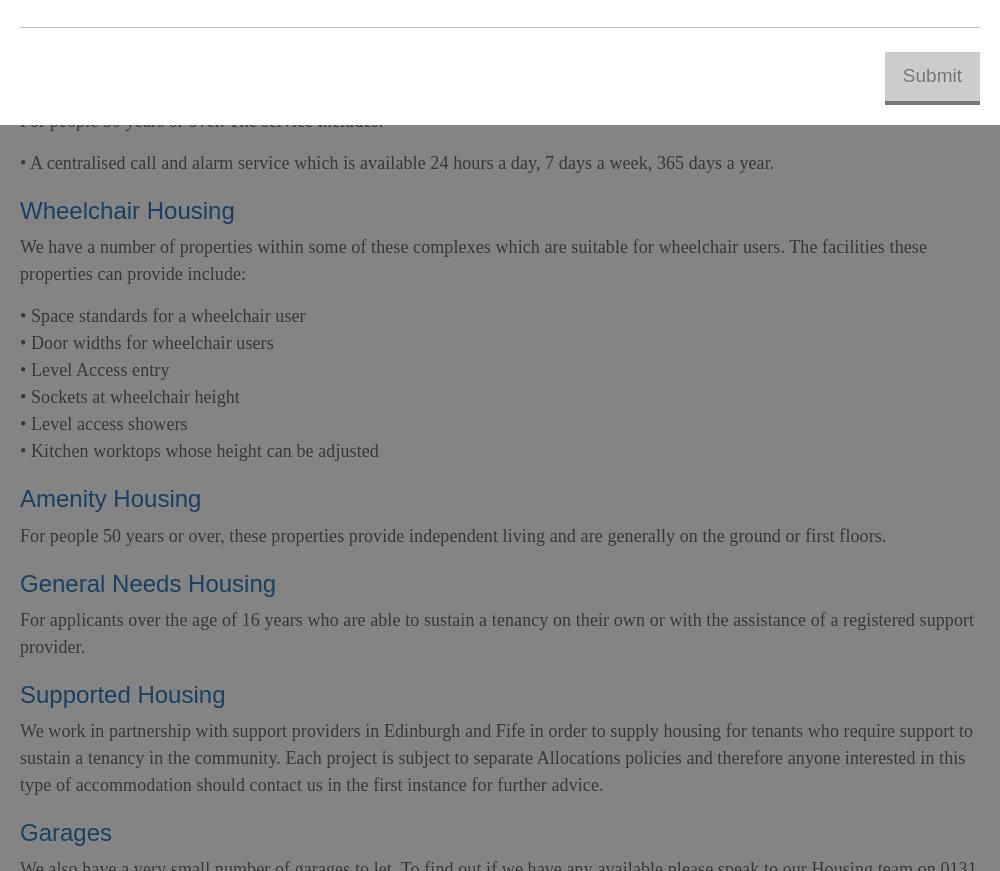 Image resolution: width=1000 pixels, height=871 pixels. What do you see at coordinates (20, 396) in the screenshot?
I see `'• Sockets at wheelchair height'` at bounding box center [20, 396].